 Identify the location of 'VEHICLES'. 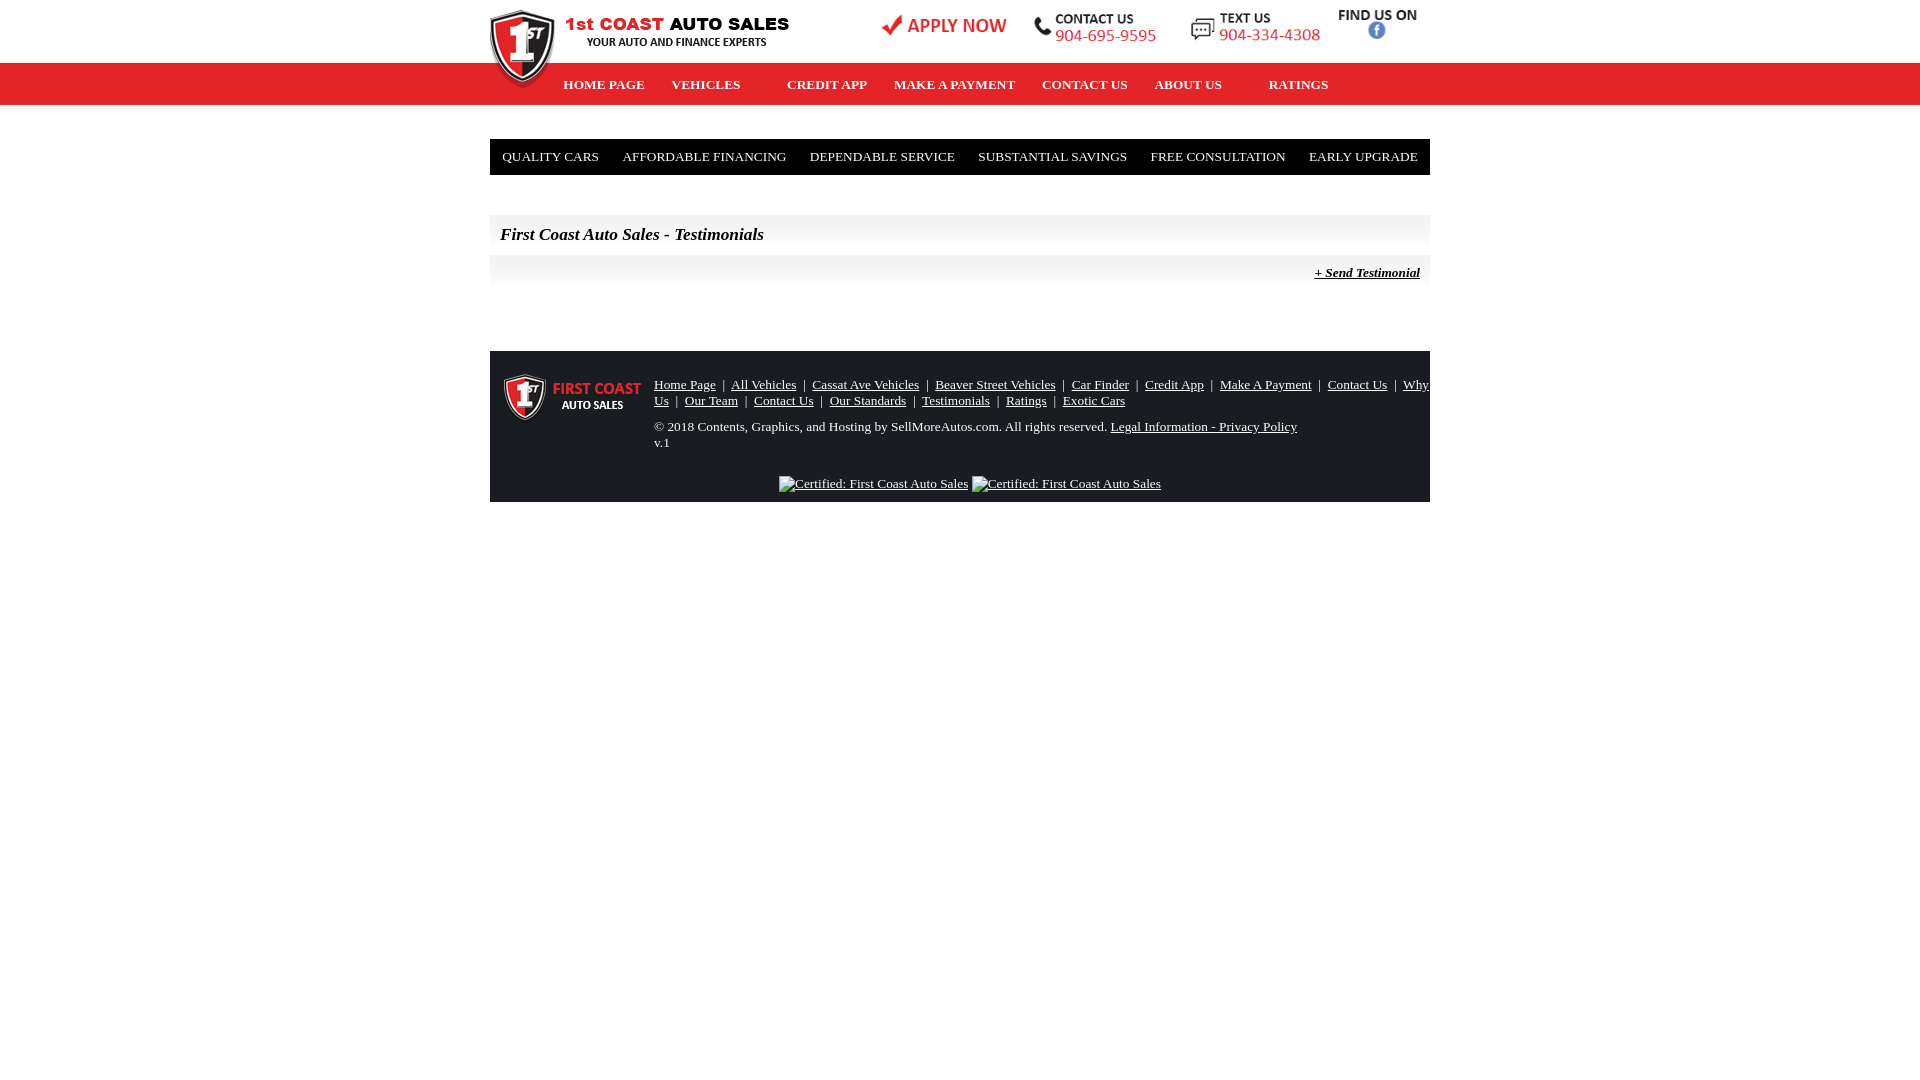
(657, 83).